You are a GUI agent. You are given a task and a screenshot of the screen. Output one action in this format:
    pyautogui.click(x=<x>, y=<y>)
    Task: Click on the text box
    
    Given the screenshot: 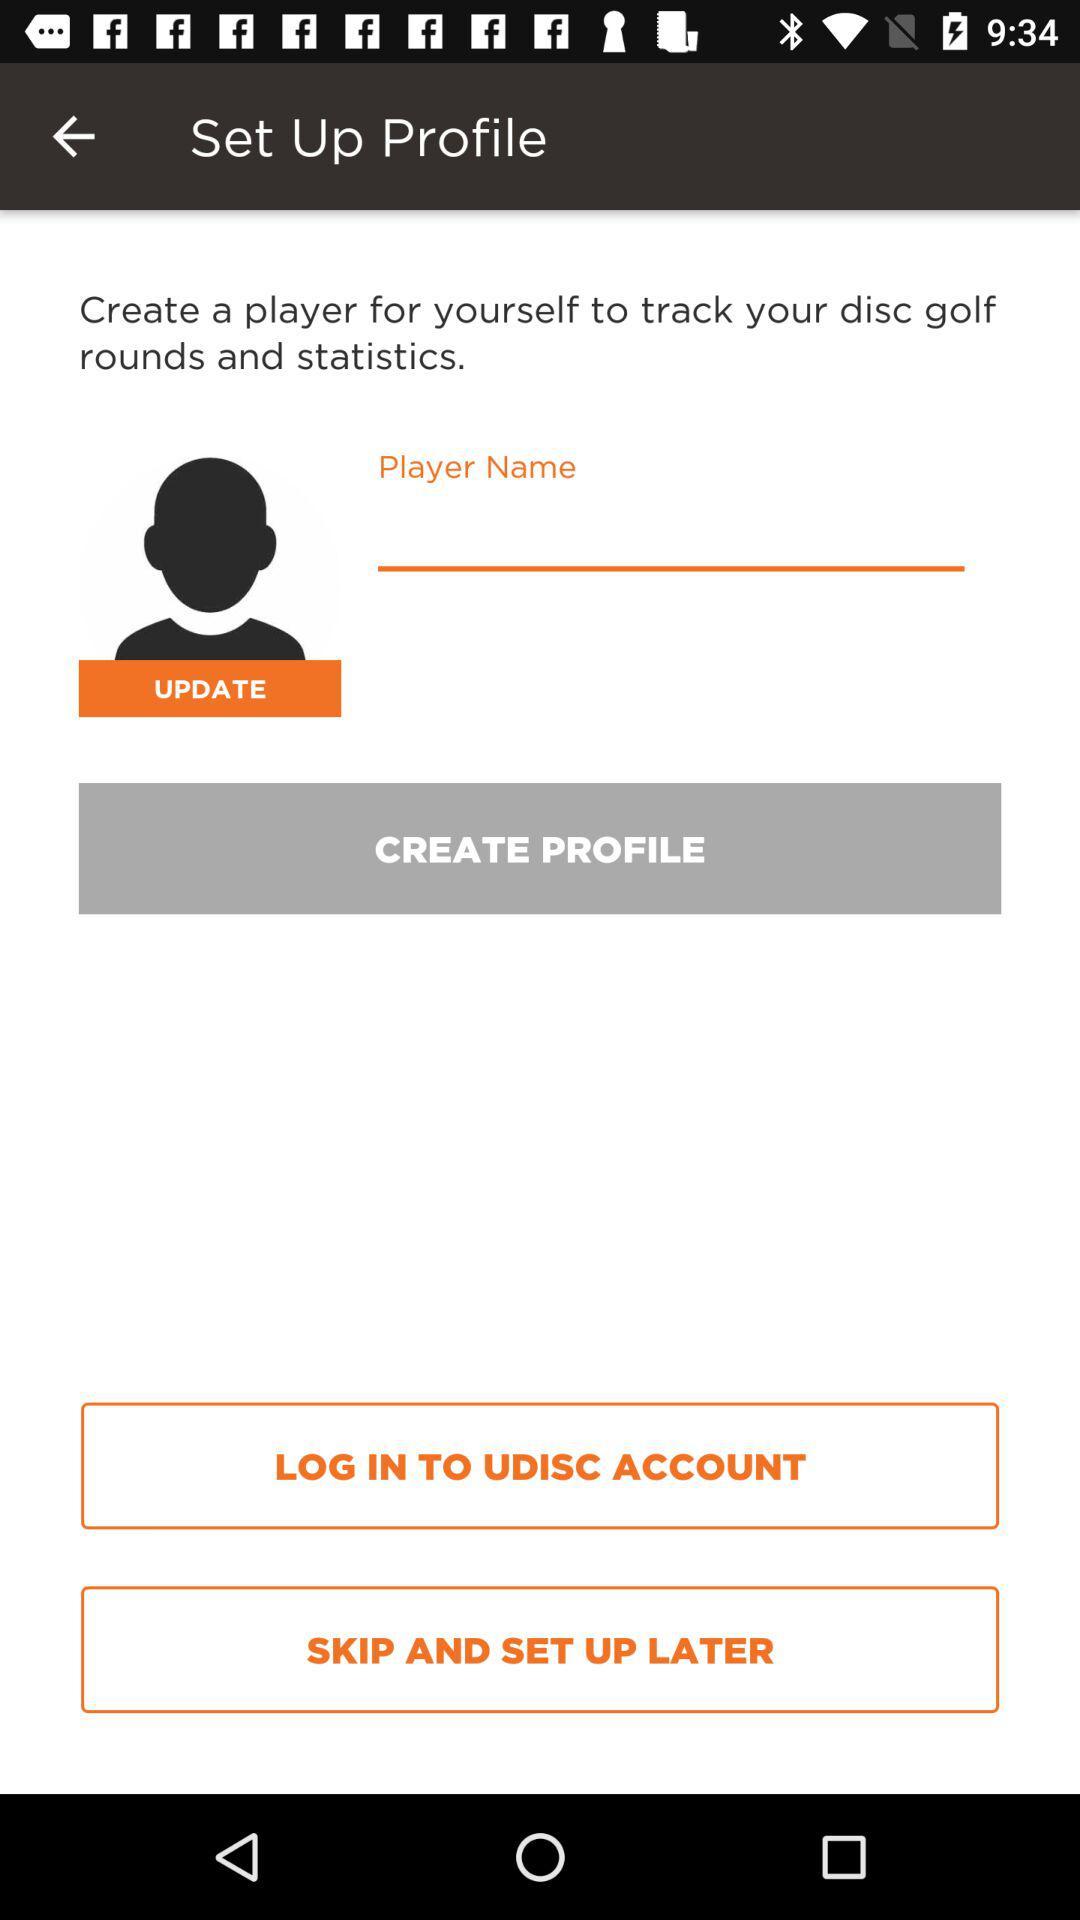 What is the action you would take?
    pyautogui.click(x=671, y=536)
    